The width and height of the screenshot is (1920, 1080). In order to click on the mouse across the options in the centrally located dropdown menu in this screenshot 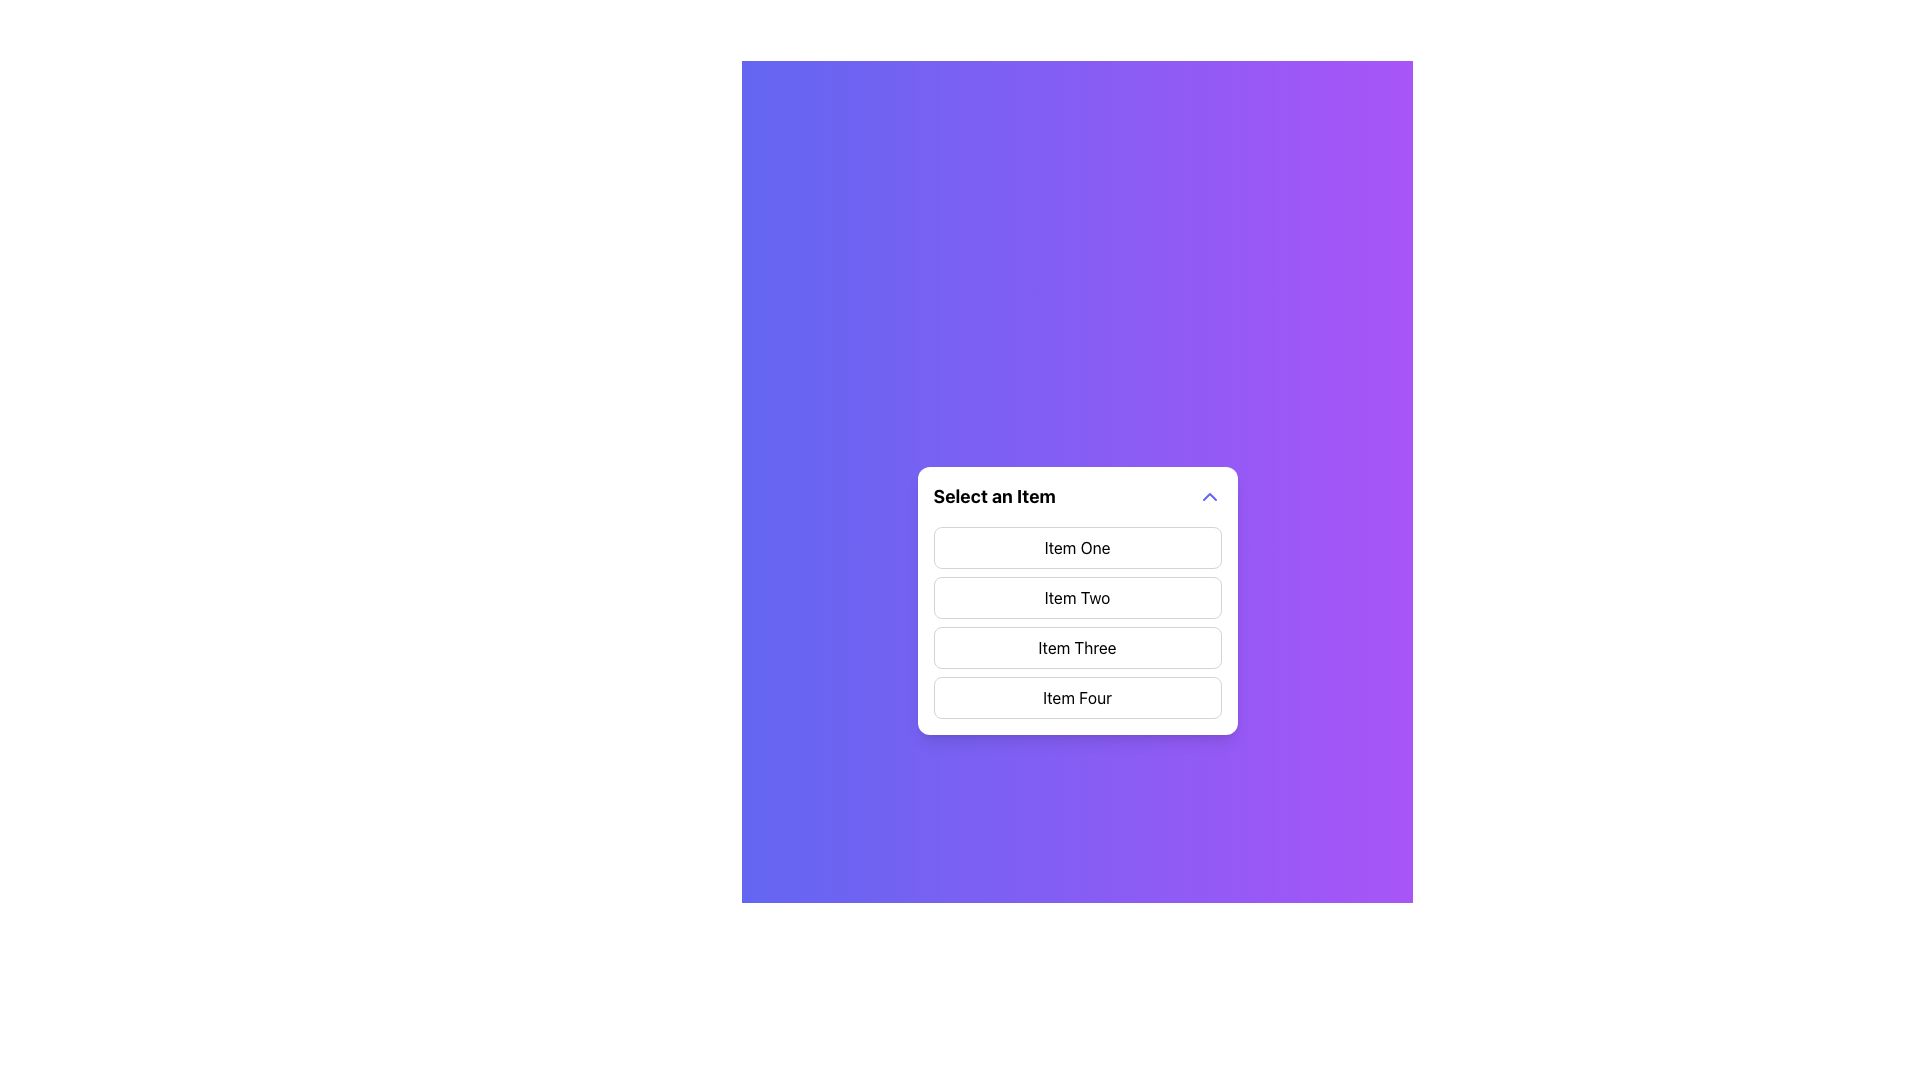, I will do `click(1076, 600)`.